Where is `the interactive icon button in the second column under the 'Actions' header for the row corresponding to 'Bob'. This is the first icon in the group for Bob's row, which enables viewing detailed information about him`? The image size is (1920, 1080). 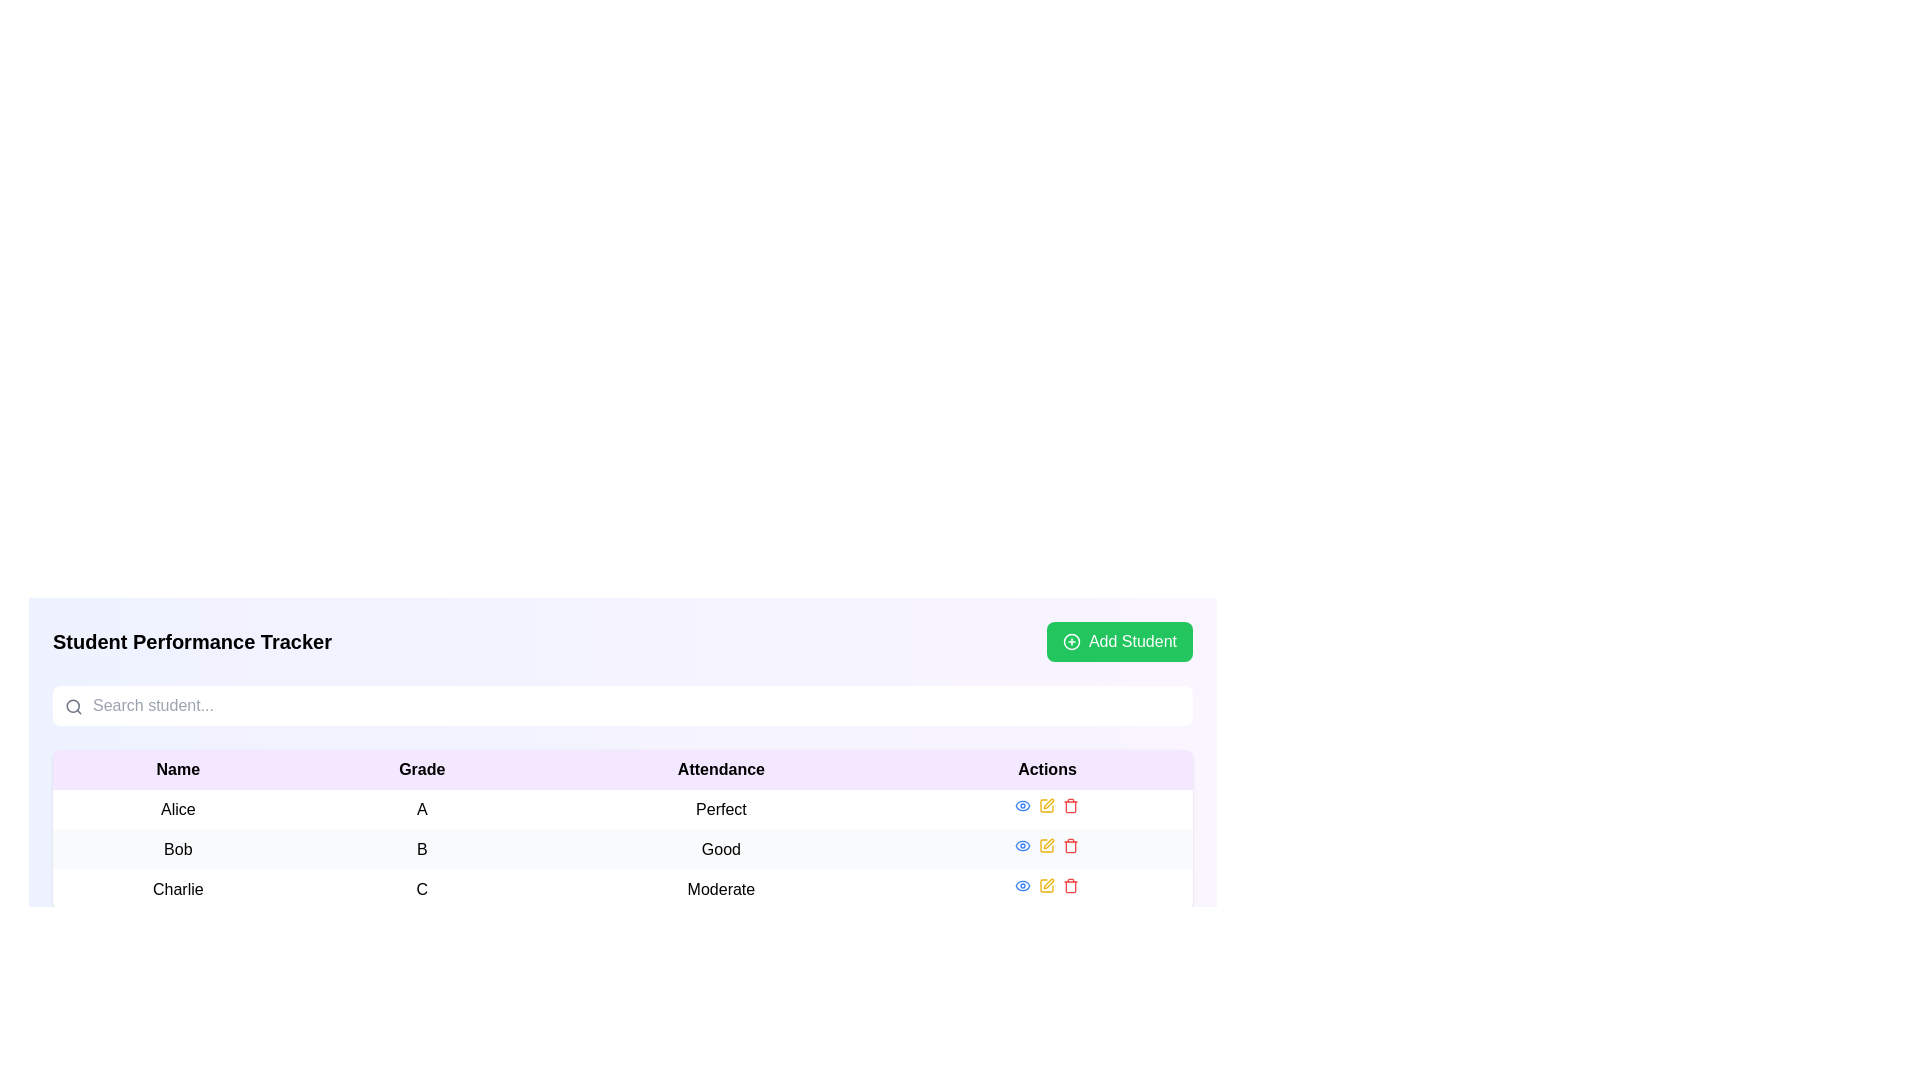
the interactive icon button in the second column under the 'Actions' header for the row corresponding to 'Bob'. This is the first icon in the group for Bob's row, which enables viewing detailed information about him is located at coordinates (1023, 845).